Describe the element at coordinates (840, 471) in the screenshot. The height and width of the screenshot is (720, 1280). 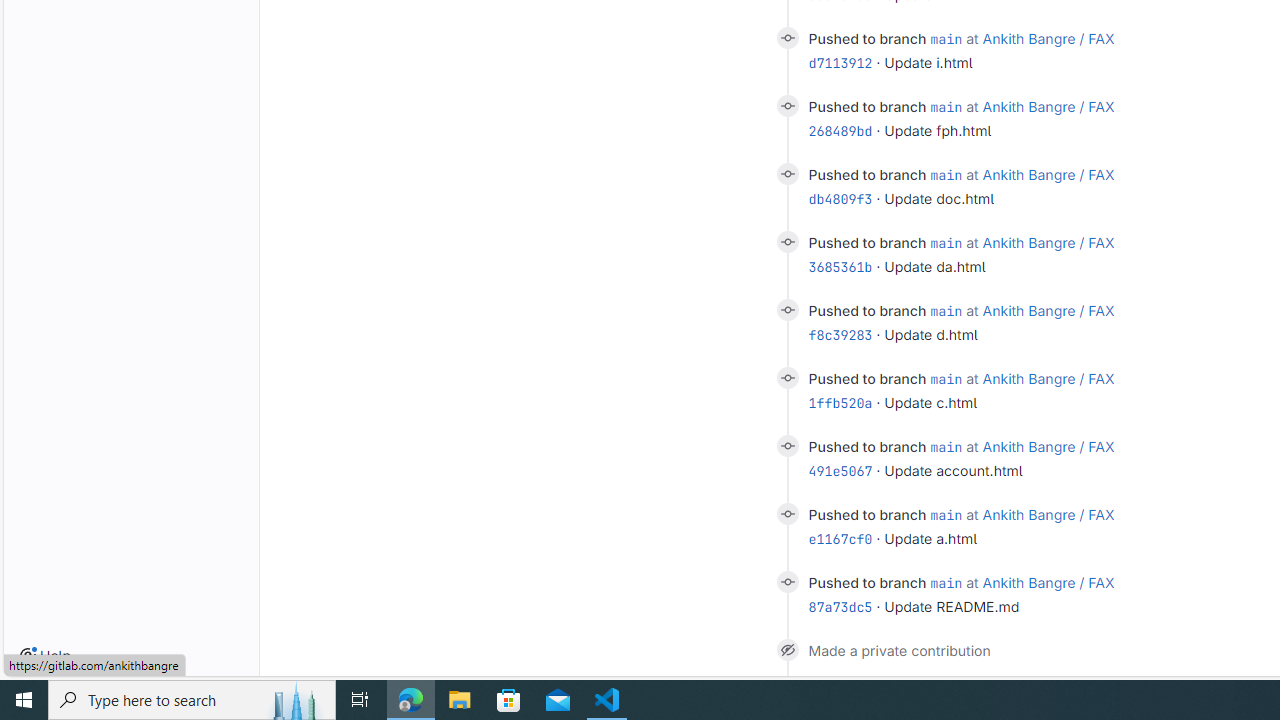
I see `'491e5067'` at that location.